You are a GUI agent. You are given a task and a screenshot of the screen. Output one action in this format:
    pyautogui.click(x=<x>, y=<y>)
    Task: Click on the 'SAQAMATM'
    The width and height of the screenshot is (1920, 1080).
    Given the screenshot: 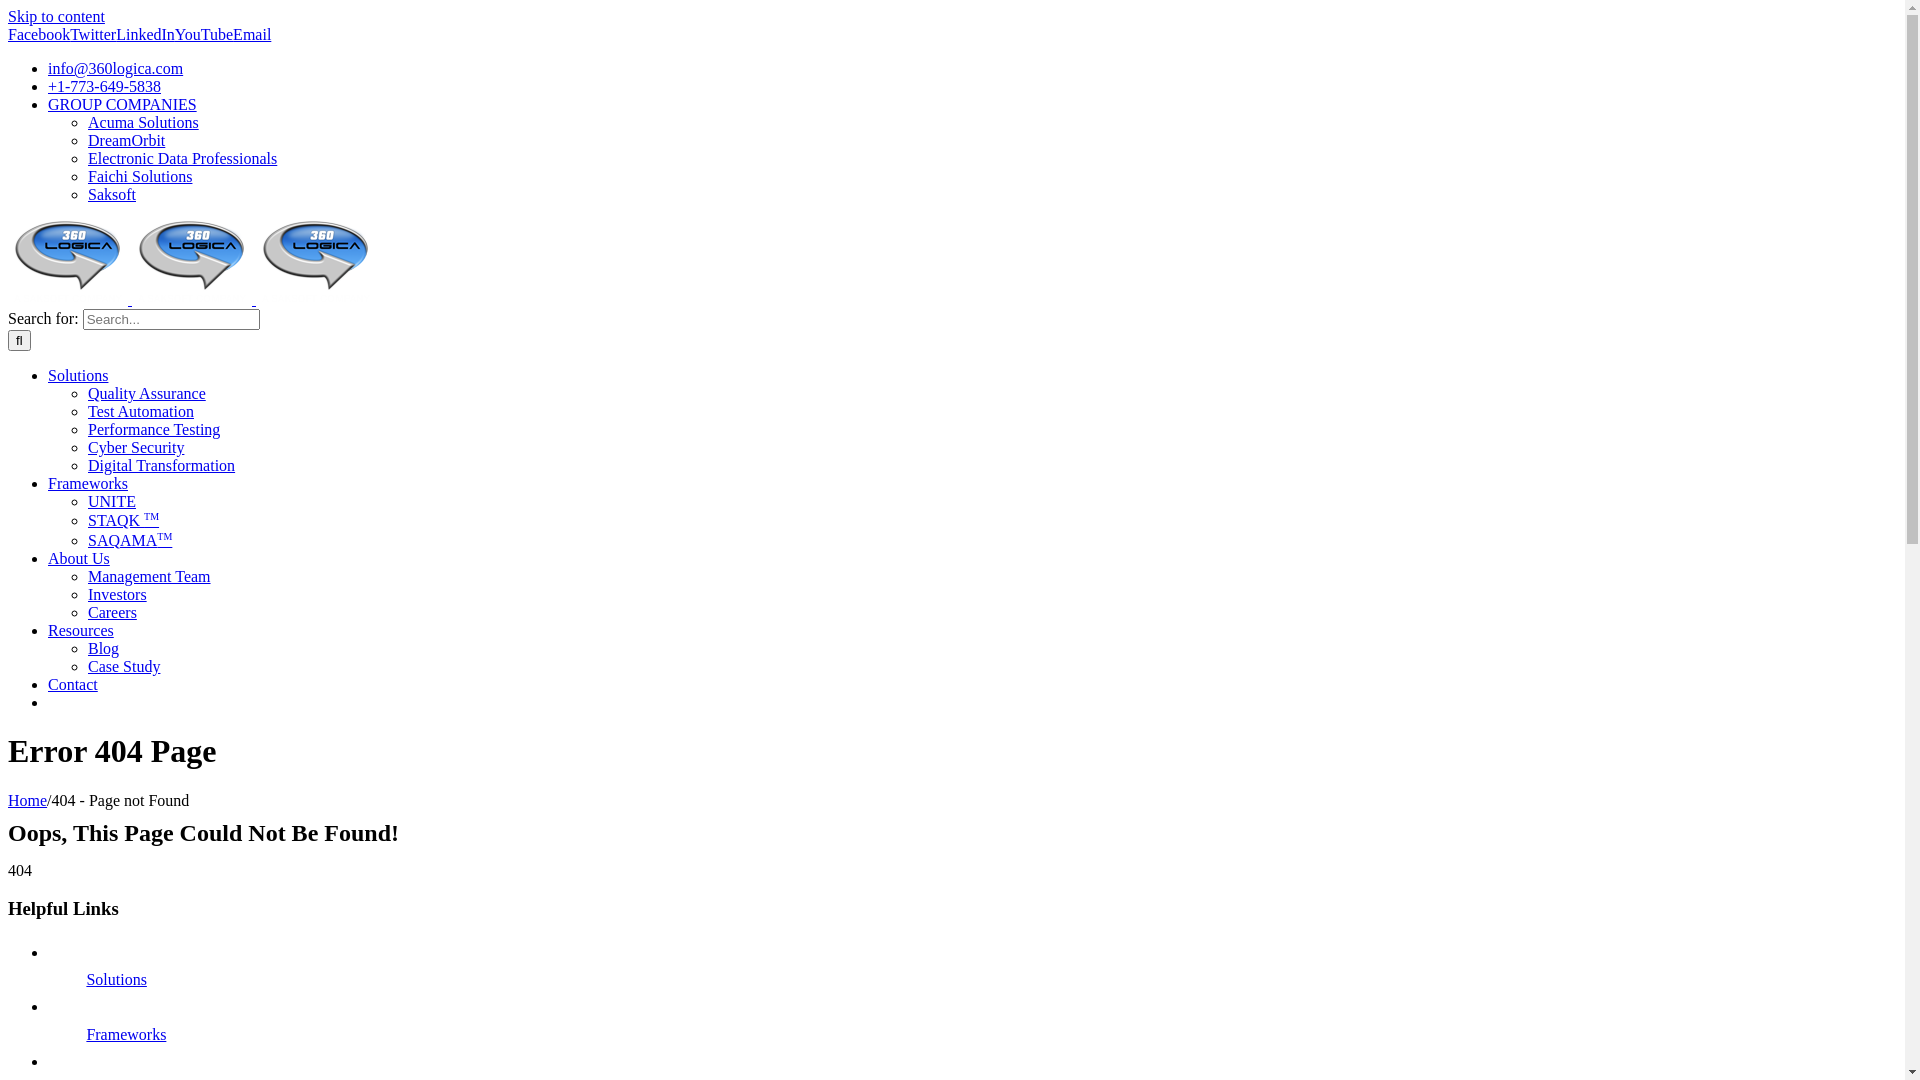 What is the action you would take?
    pyautogui.click(x=128, y=540)
    